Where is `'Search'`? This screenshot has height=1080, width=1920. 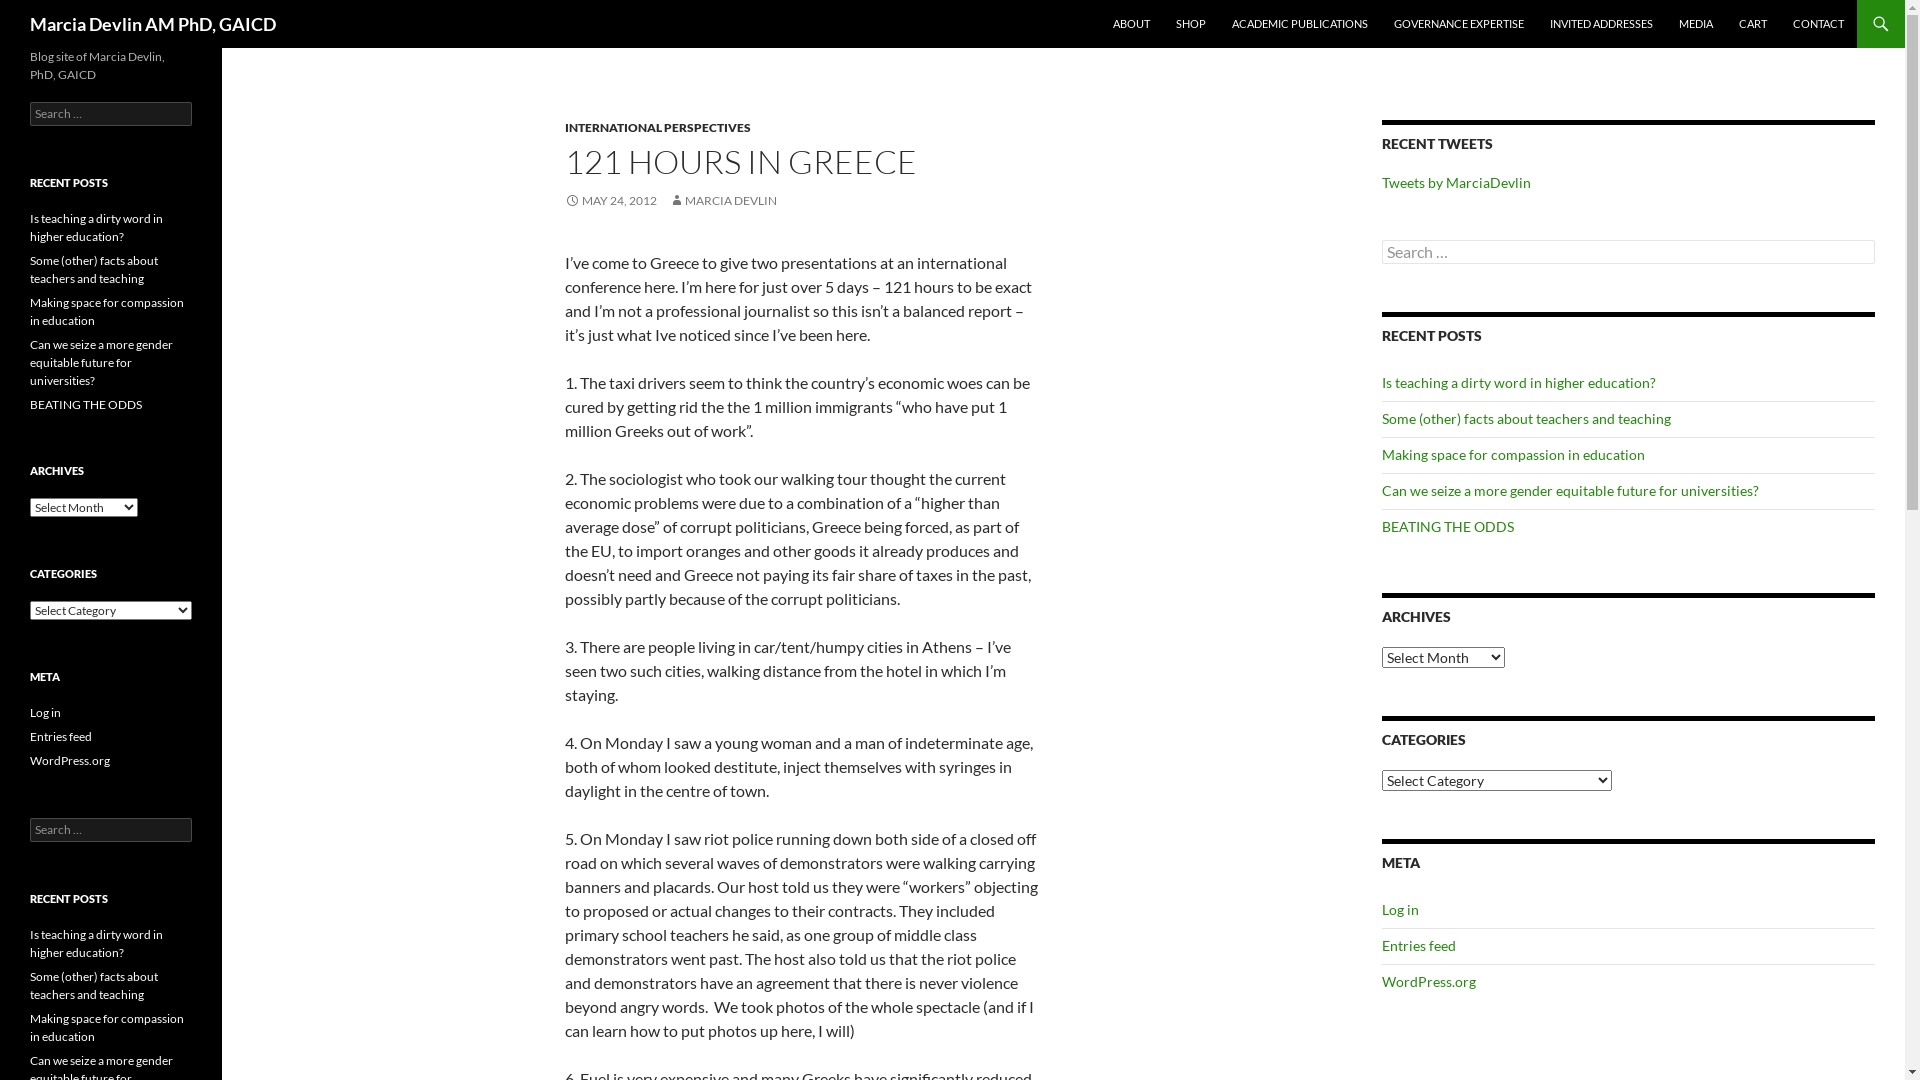 'Search' is located at coordinates (38, 11).